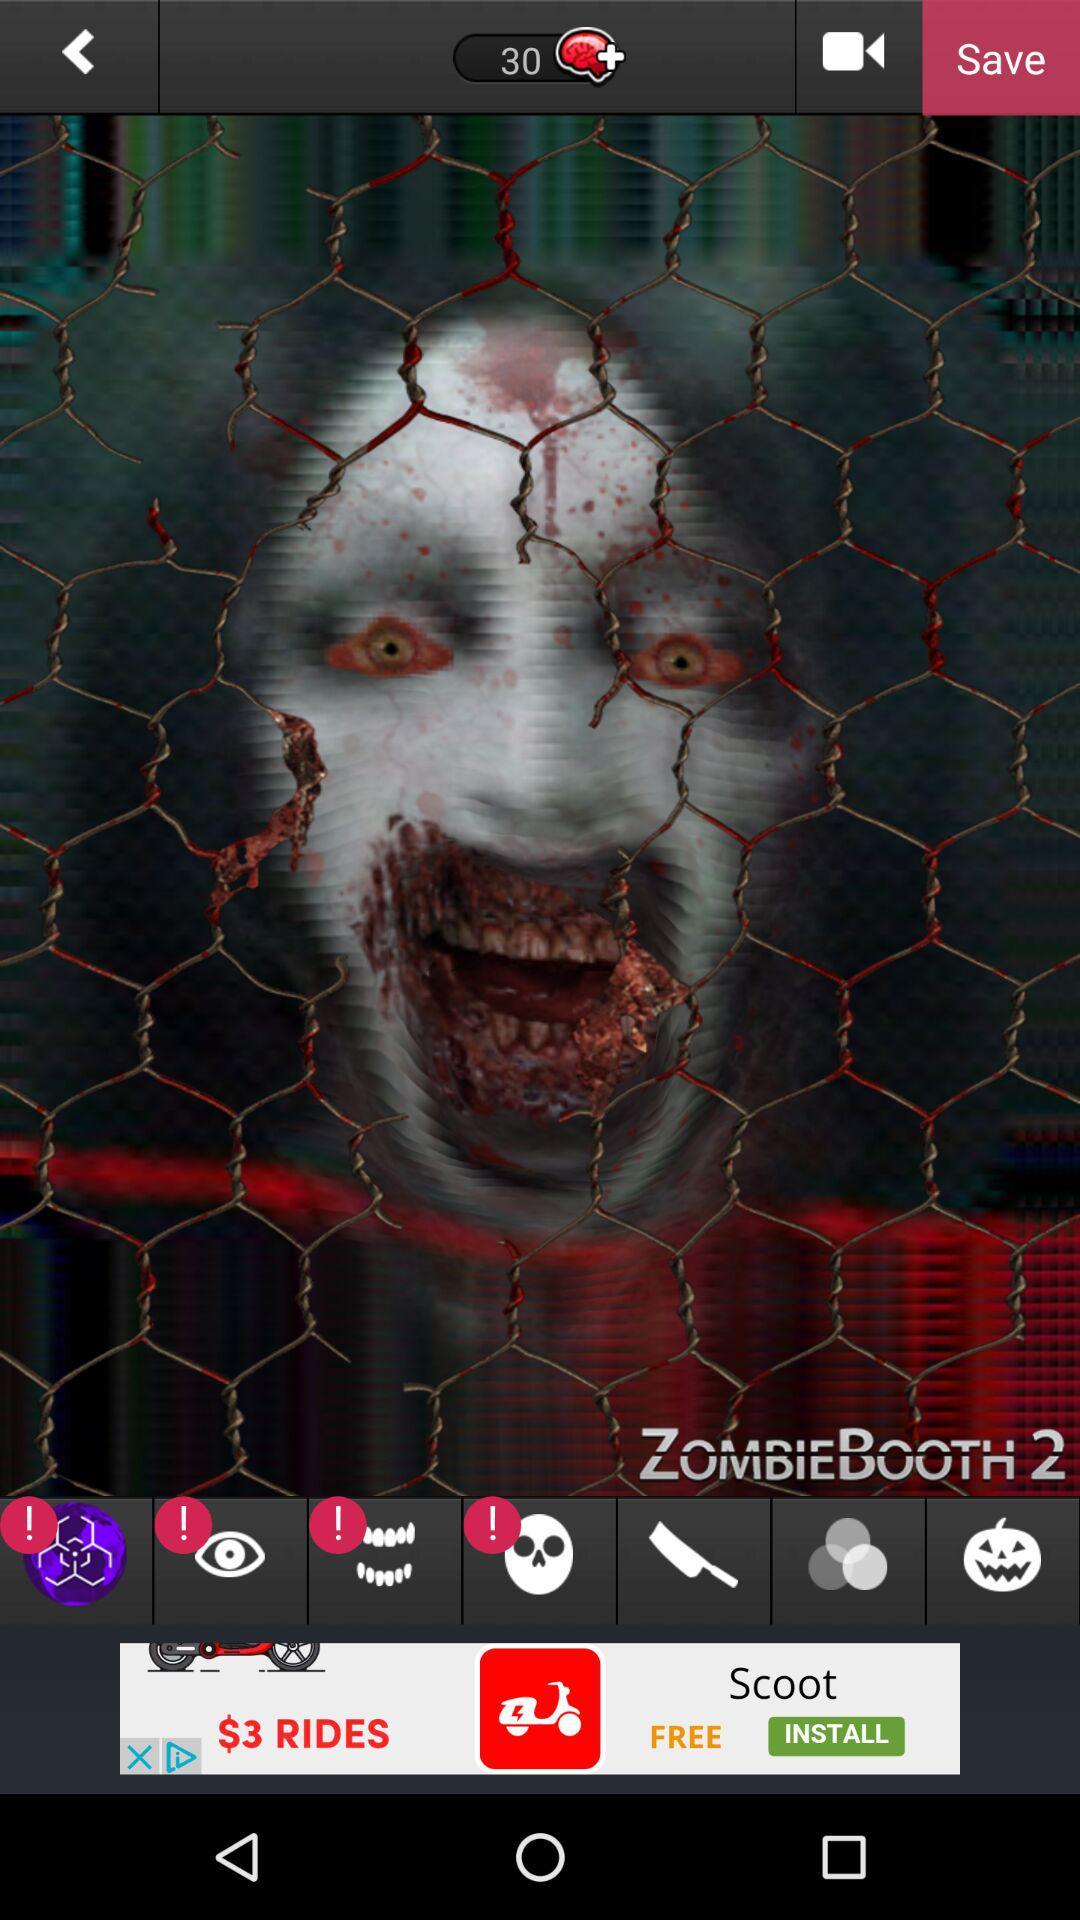 This screenshot has height=1920, width=1080. Describe the element at coordinates (229, 1670) in the screenshot. I see `the visibility icon` at that location.